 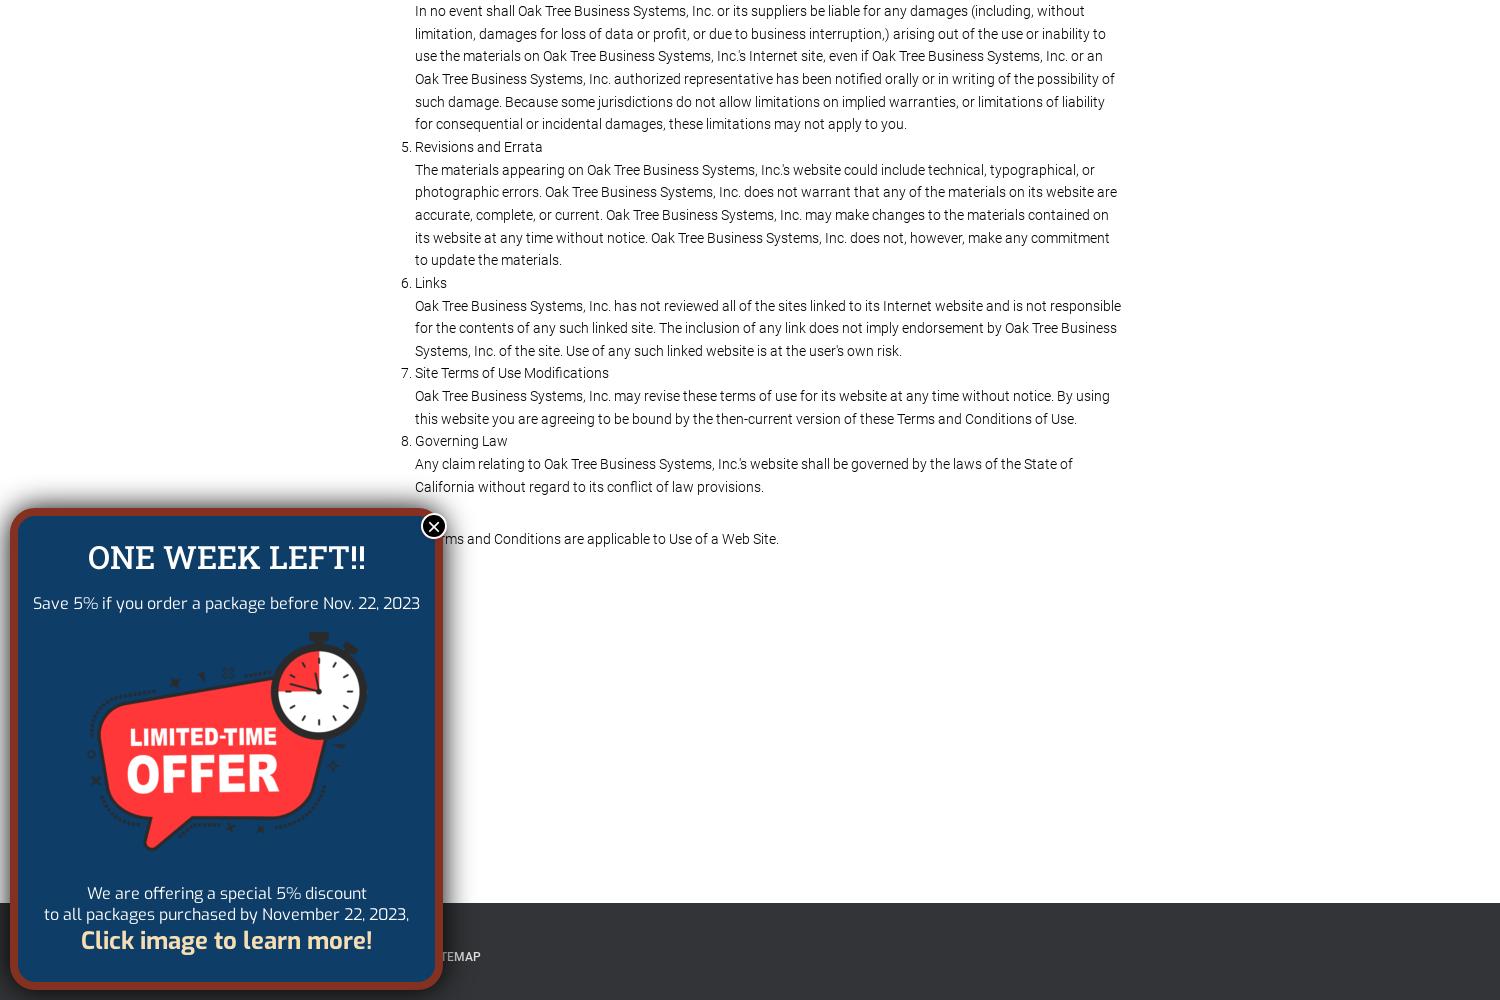 I want to click on 'In no event shall Oak Tree Business Systems, Inc. or its suppliers be liable for any damages (including, without limitation, damages for loss of data or profit, or due to business interruption,) arising out of the use or inability to use the materials on Oak Tree Business Systems, Inc.'s Internet site, even if Oak Tree Business Systems, Inc. or an Oak Tree Business Systems, Inc. authorized representative has been notified orally or in writing of the possibility of such damage. Because some jurisdictions do not allow limitations on implied warranties, or limitations of liability for consequential or incidental damages, these limitations may not apply to you.', so click(x=765, y=66).